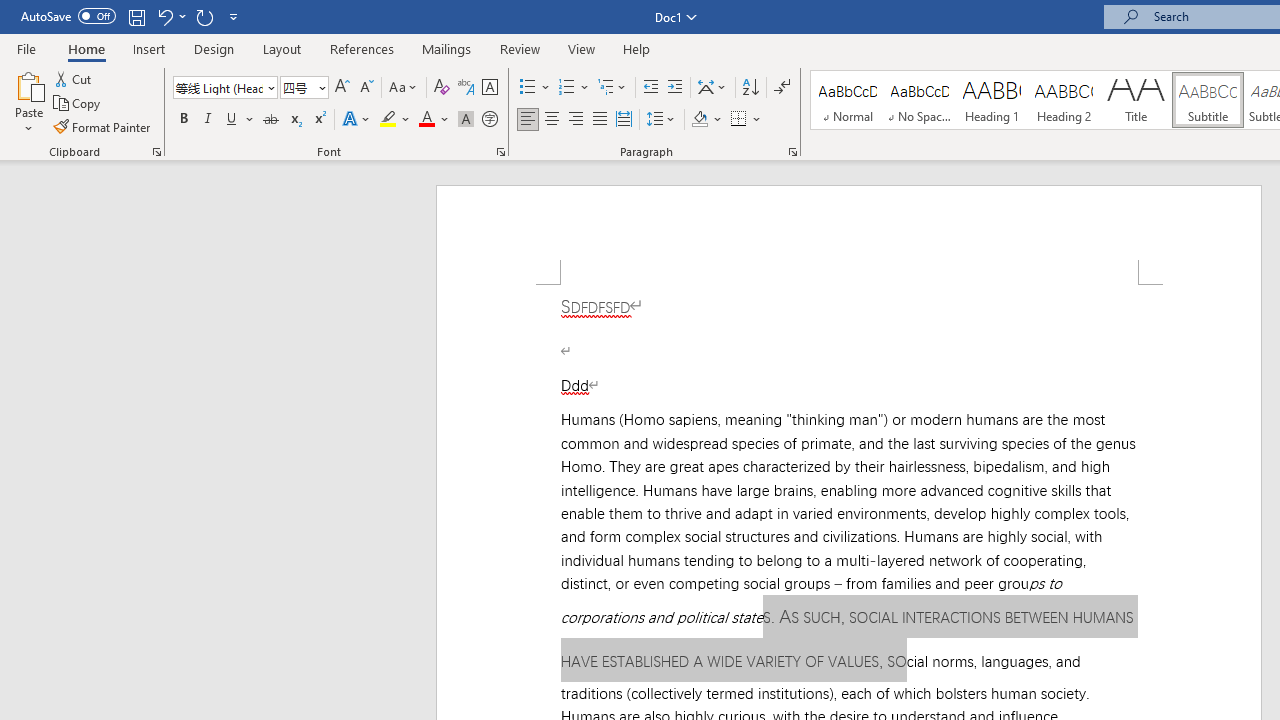 The width and height of the screenshot is (1280, 720). I want to click on 'Font Color', so click(433, 119).